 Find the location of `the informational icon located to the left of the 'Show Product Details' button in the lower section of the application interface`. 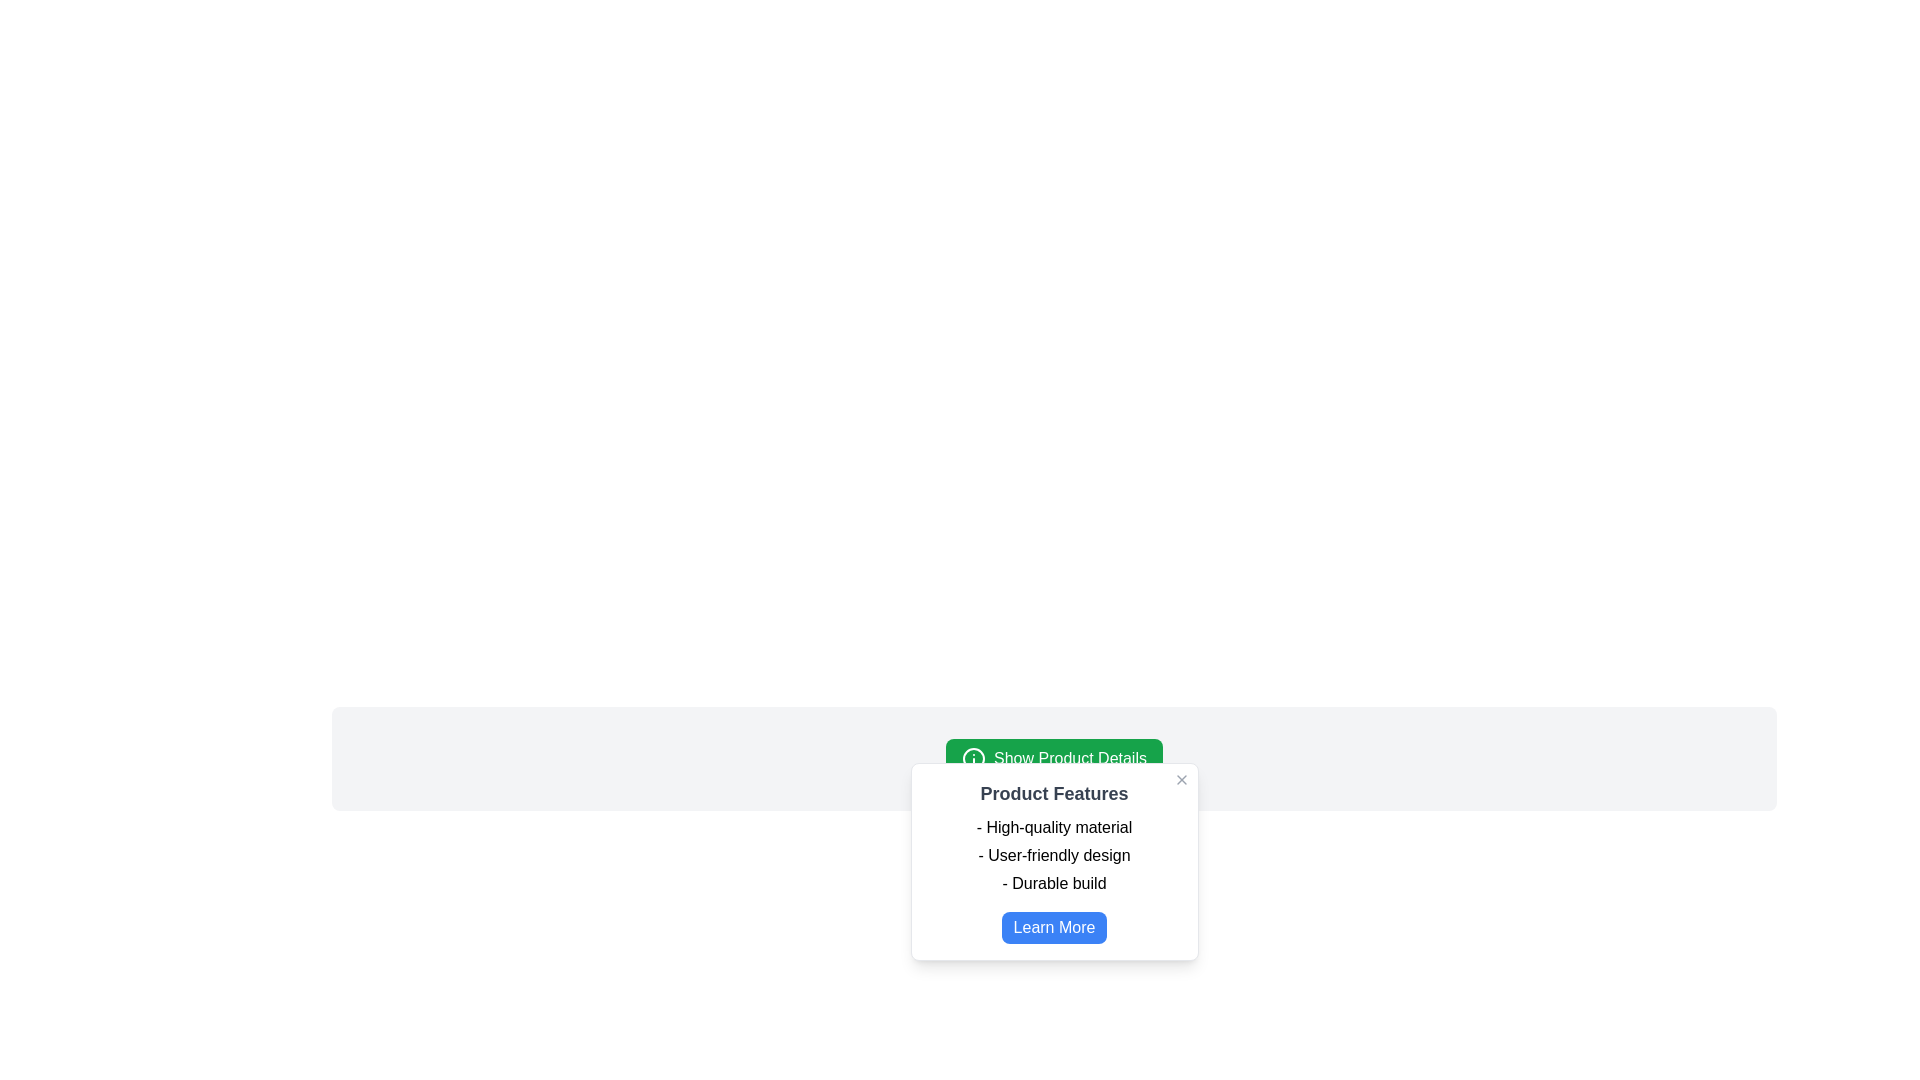

the informational icon located to the left of the 'Show Product Details' button in the lower section of the application interface is located at coordinates (974, 759).